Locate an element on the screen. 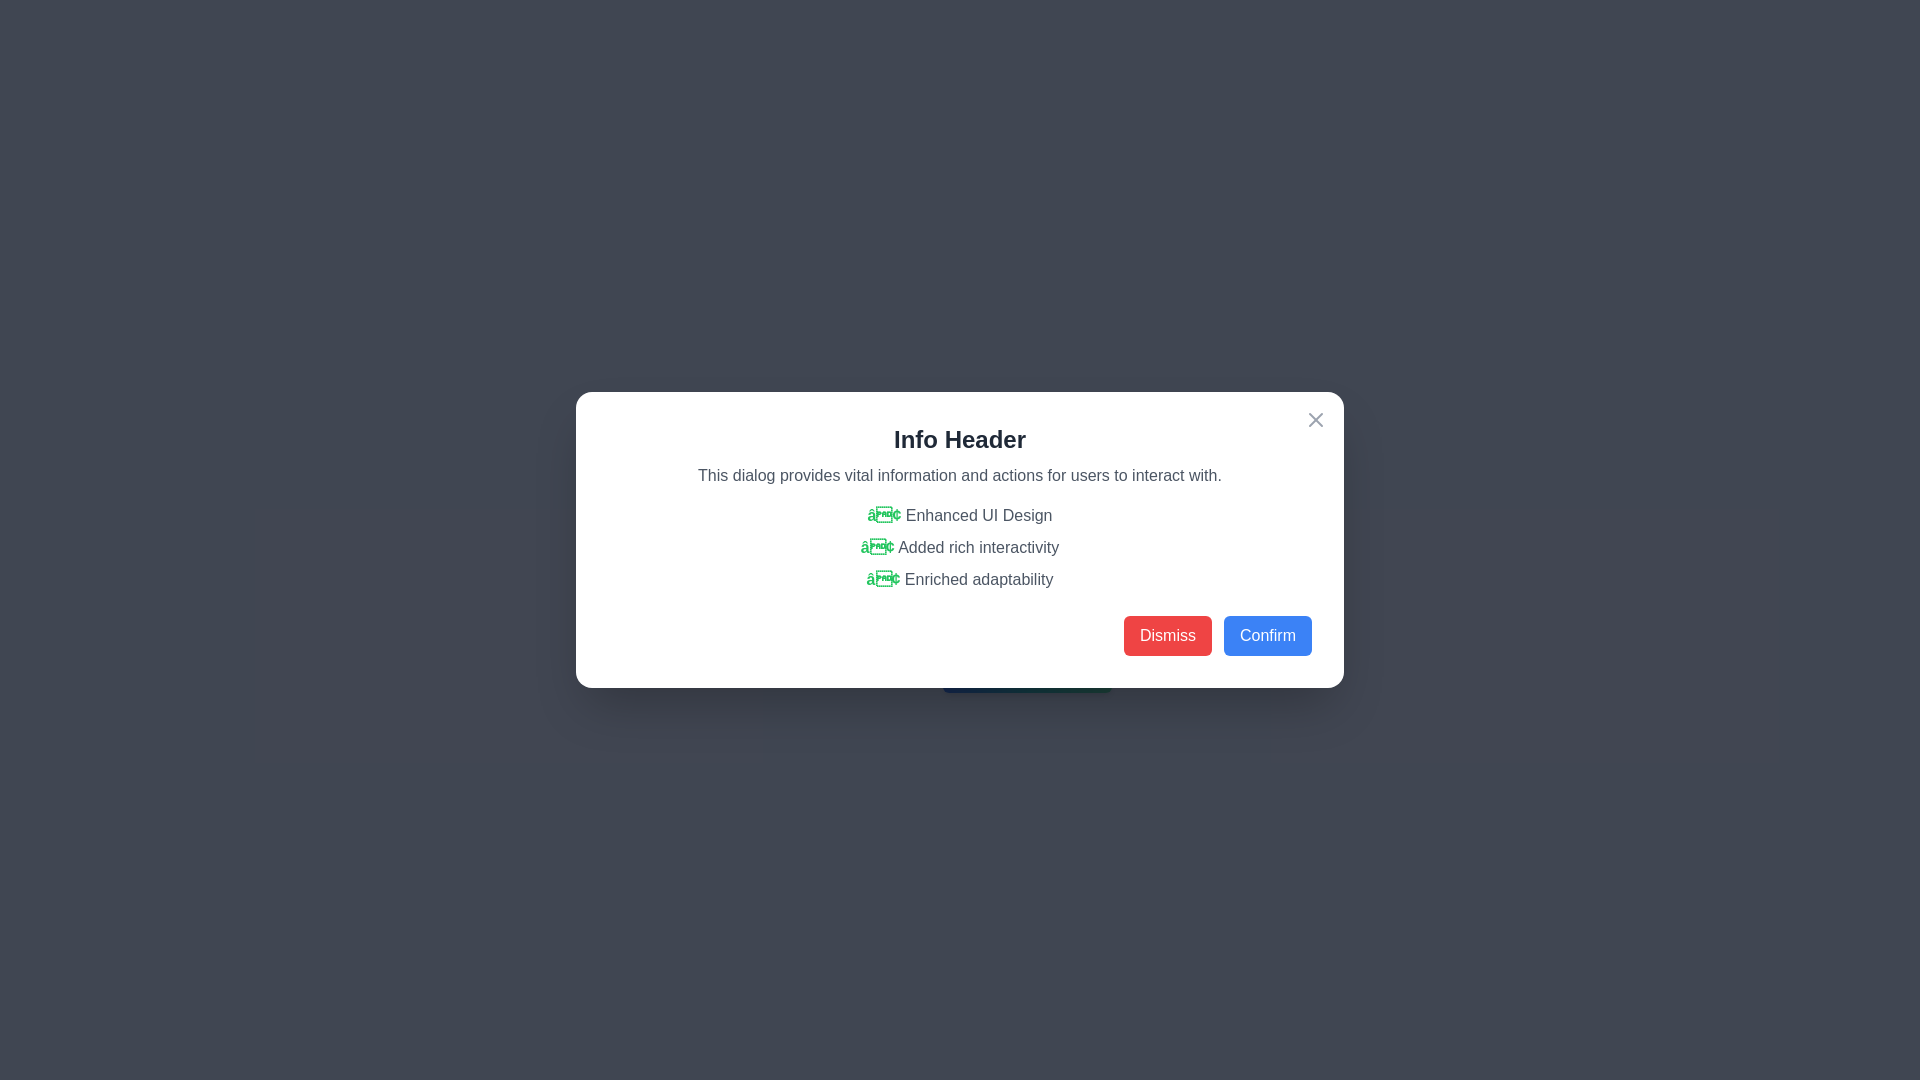 The image size is (1920, 1080). the third plain list item that presents a feature related to adaptability, located towards the bottom of the modal window is located at coordinates (960, 579).